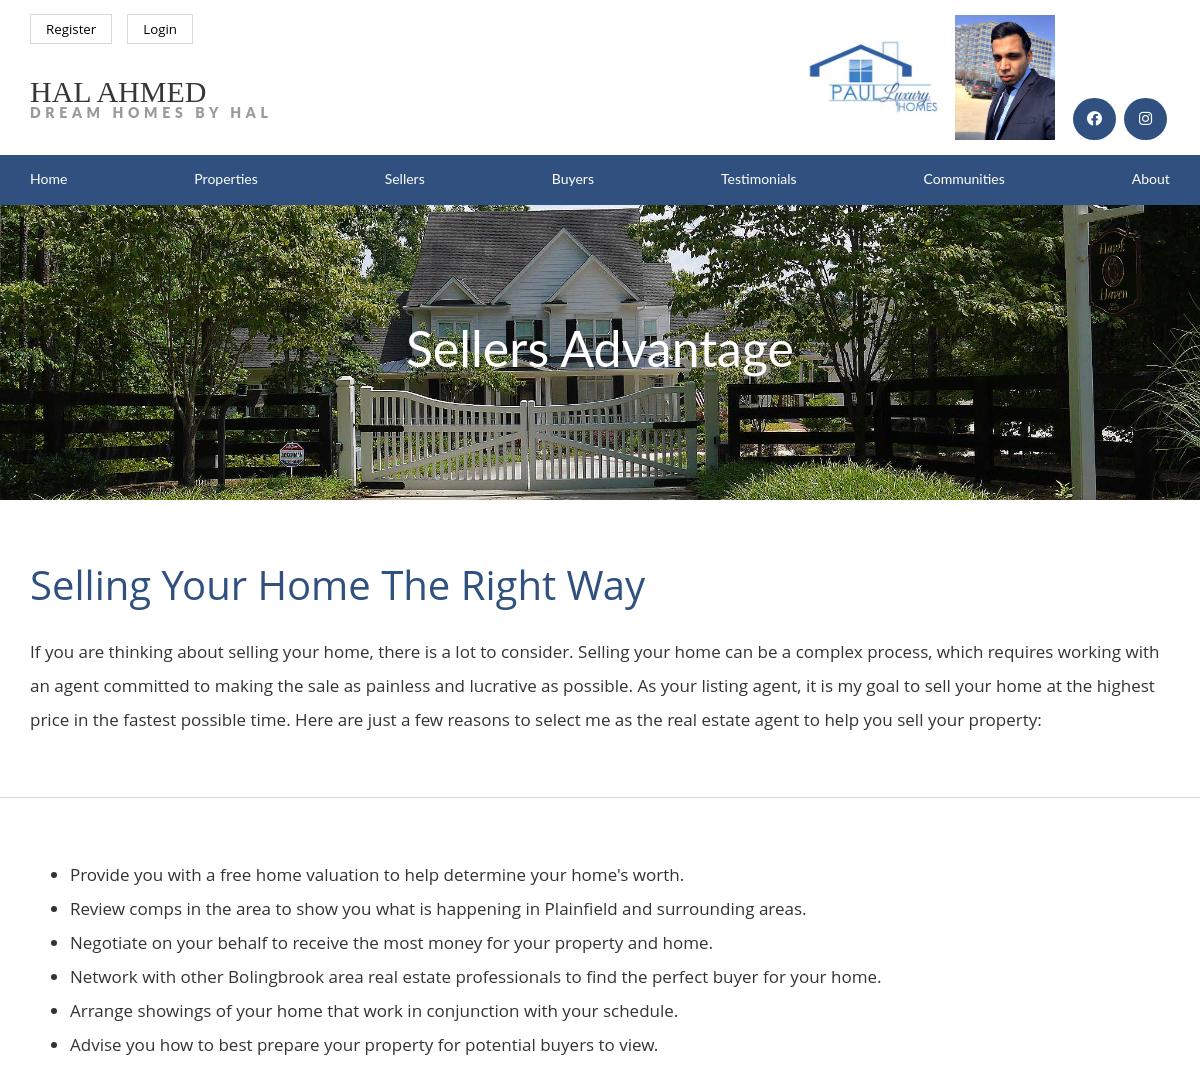 The image size is (1200, 1072). I want to click on 'Negotiate on your behalf to receive the most money for your property and home.', so click(391, 941).